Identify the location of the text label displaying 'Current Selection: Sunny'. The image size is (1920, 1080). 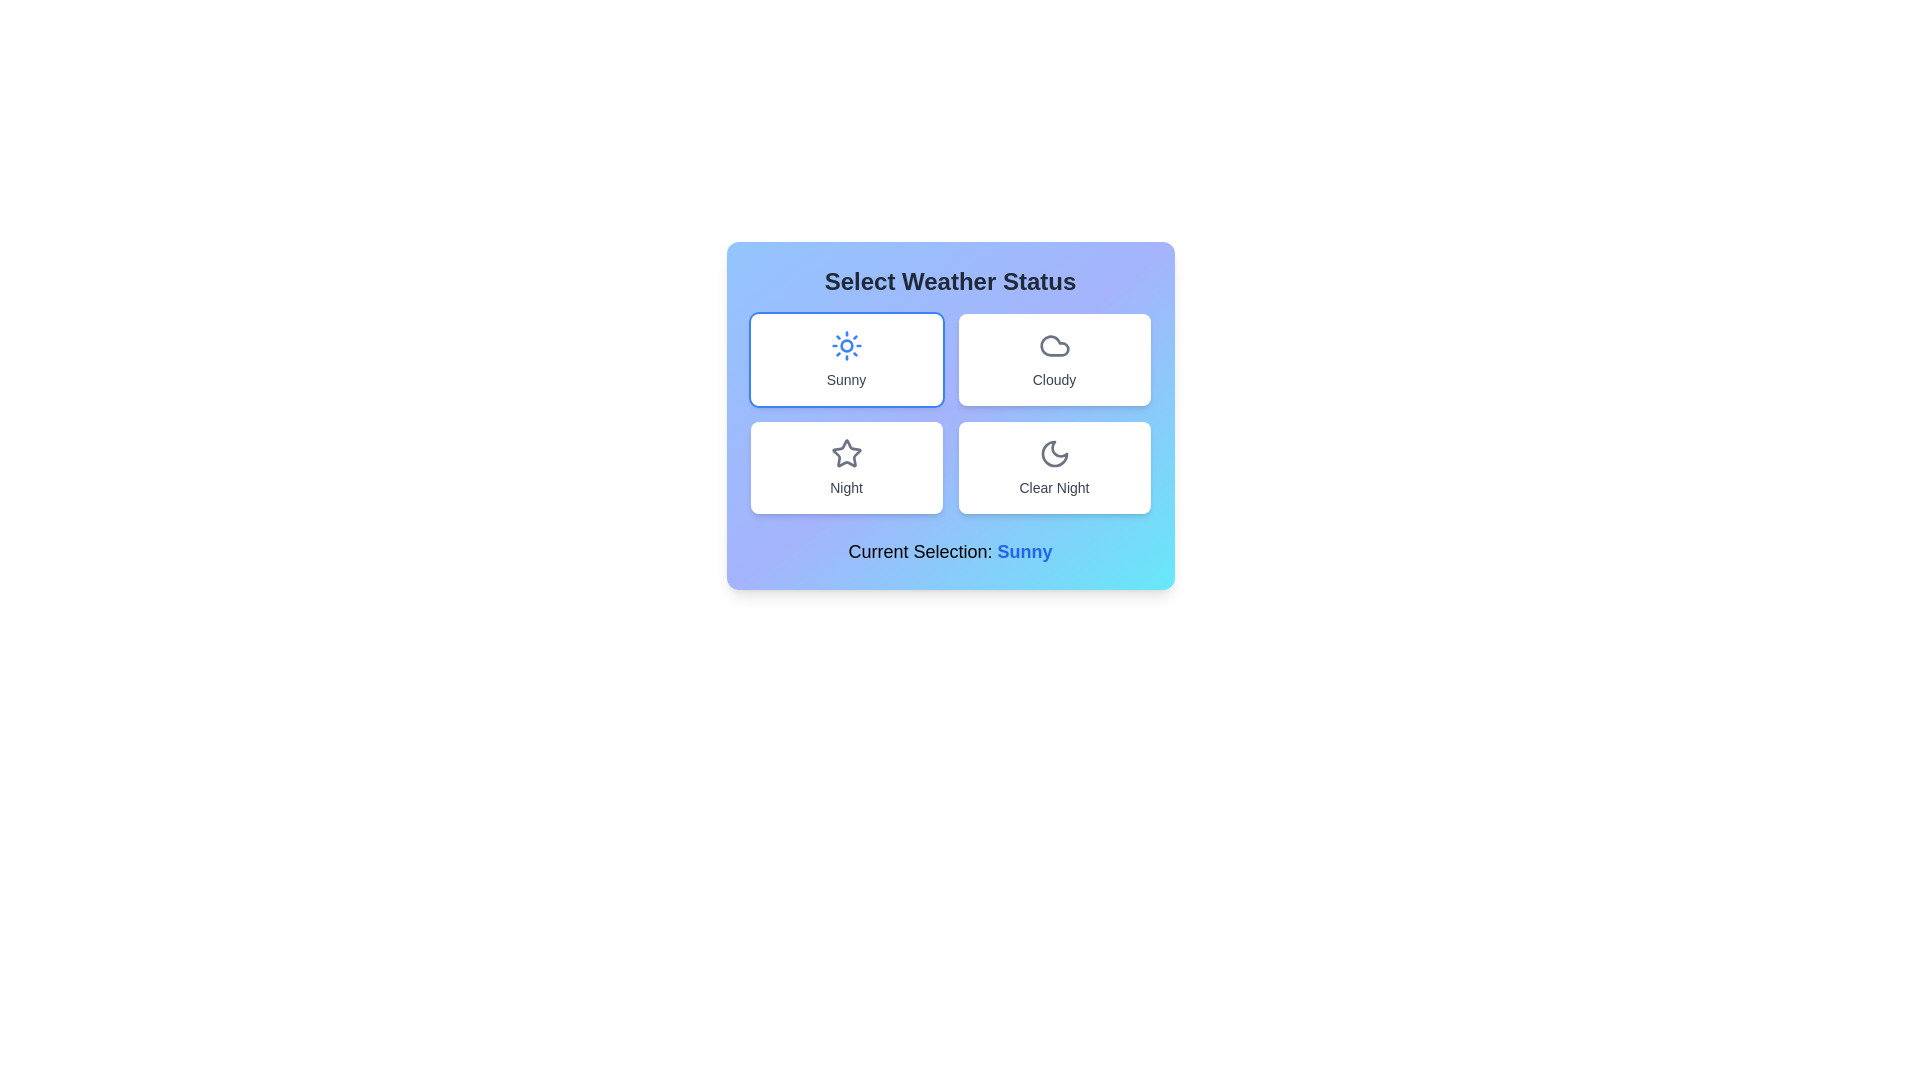
(949, 551).